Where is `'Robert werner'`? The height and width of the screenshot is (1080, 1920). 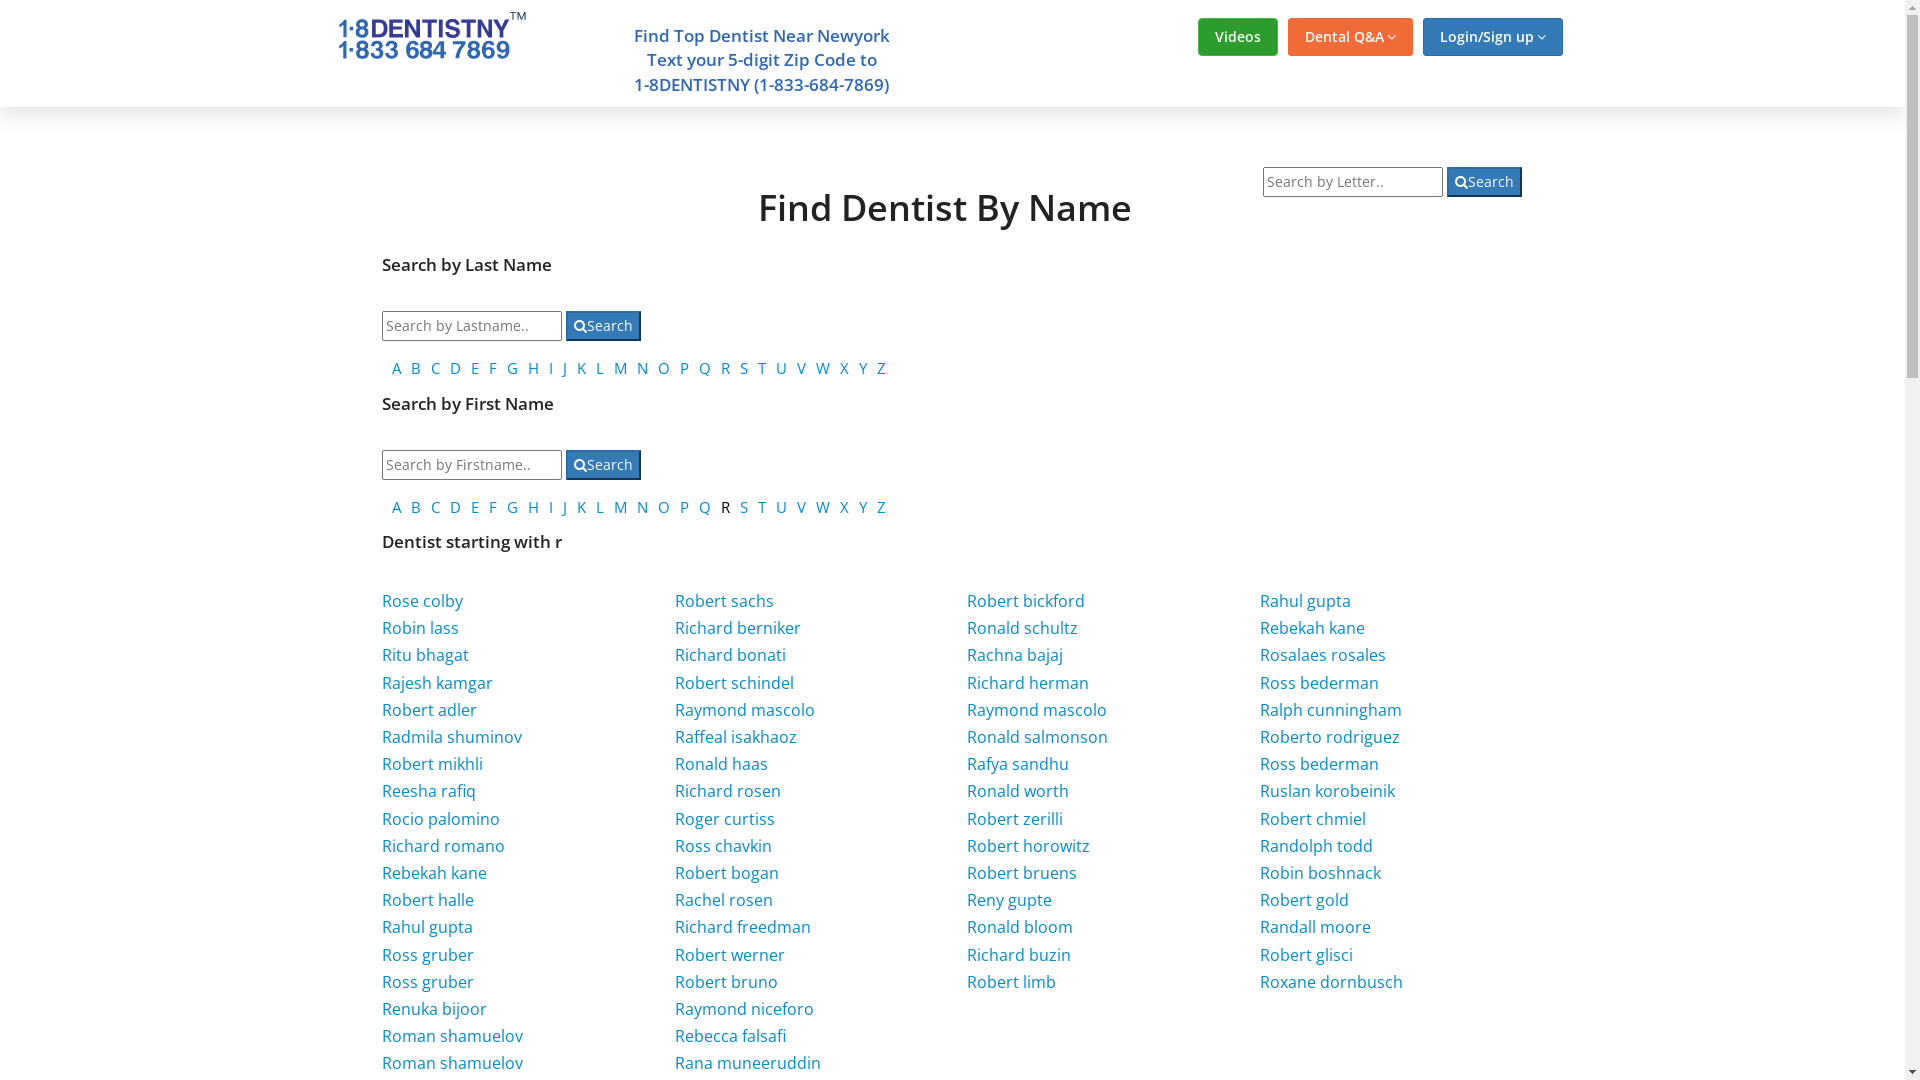
'Robert werner' is located at coordinates (728, 954).